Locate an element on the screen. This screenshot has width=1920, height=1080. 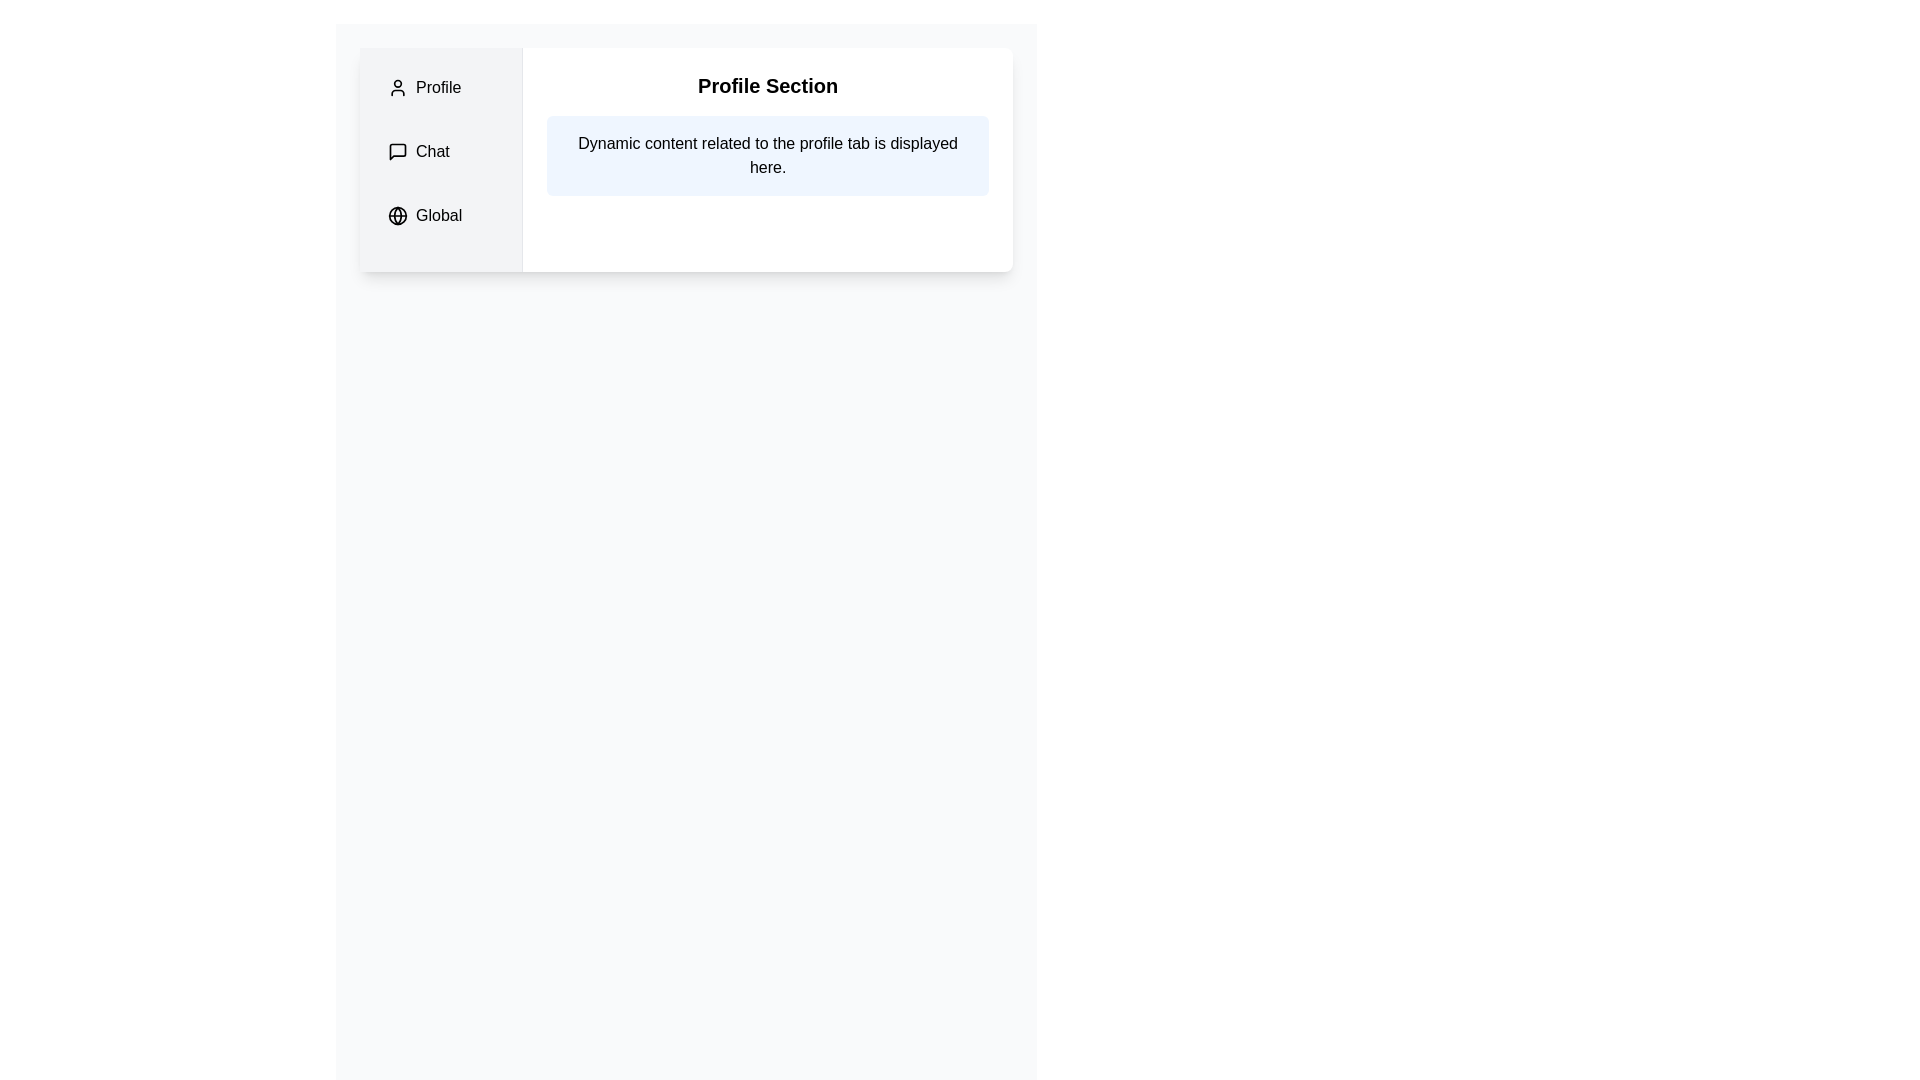
the 'Profile' Navigation Tab in the sidebar menu, which is the first item and features a user silhouette icon is located at coordinates (440, 87).